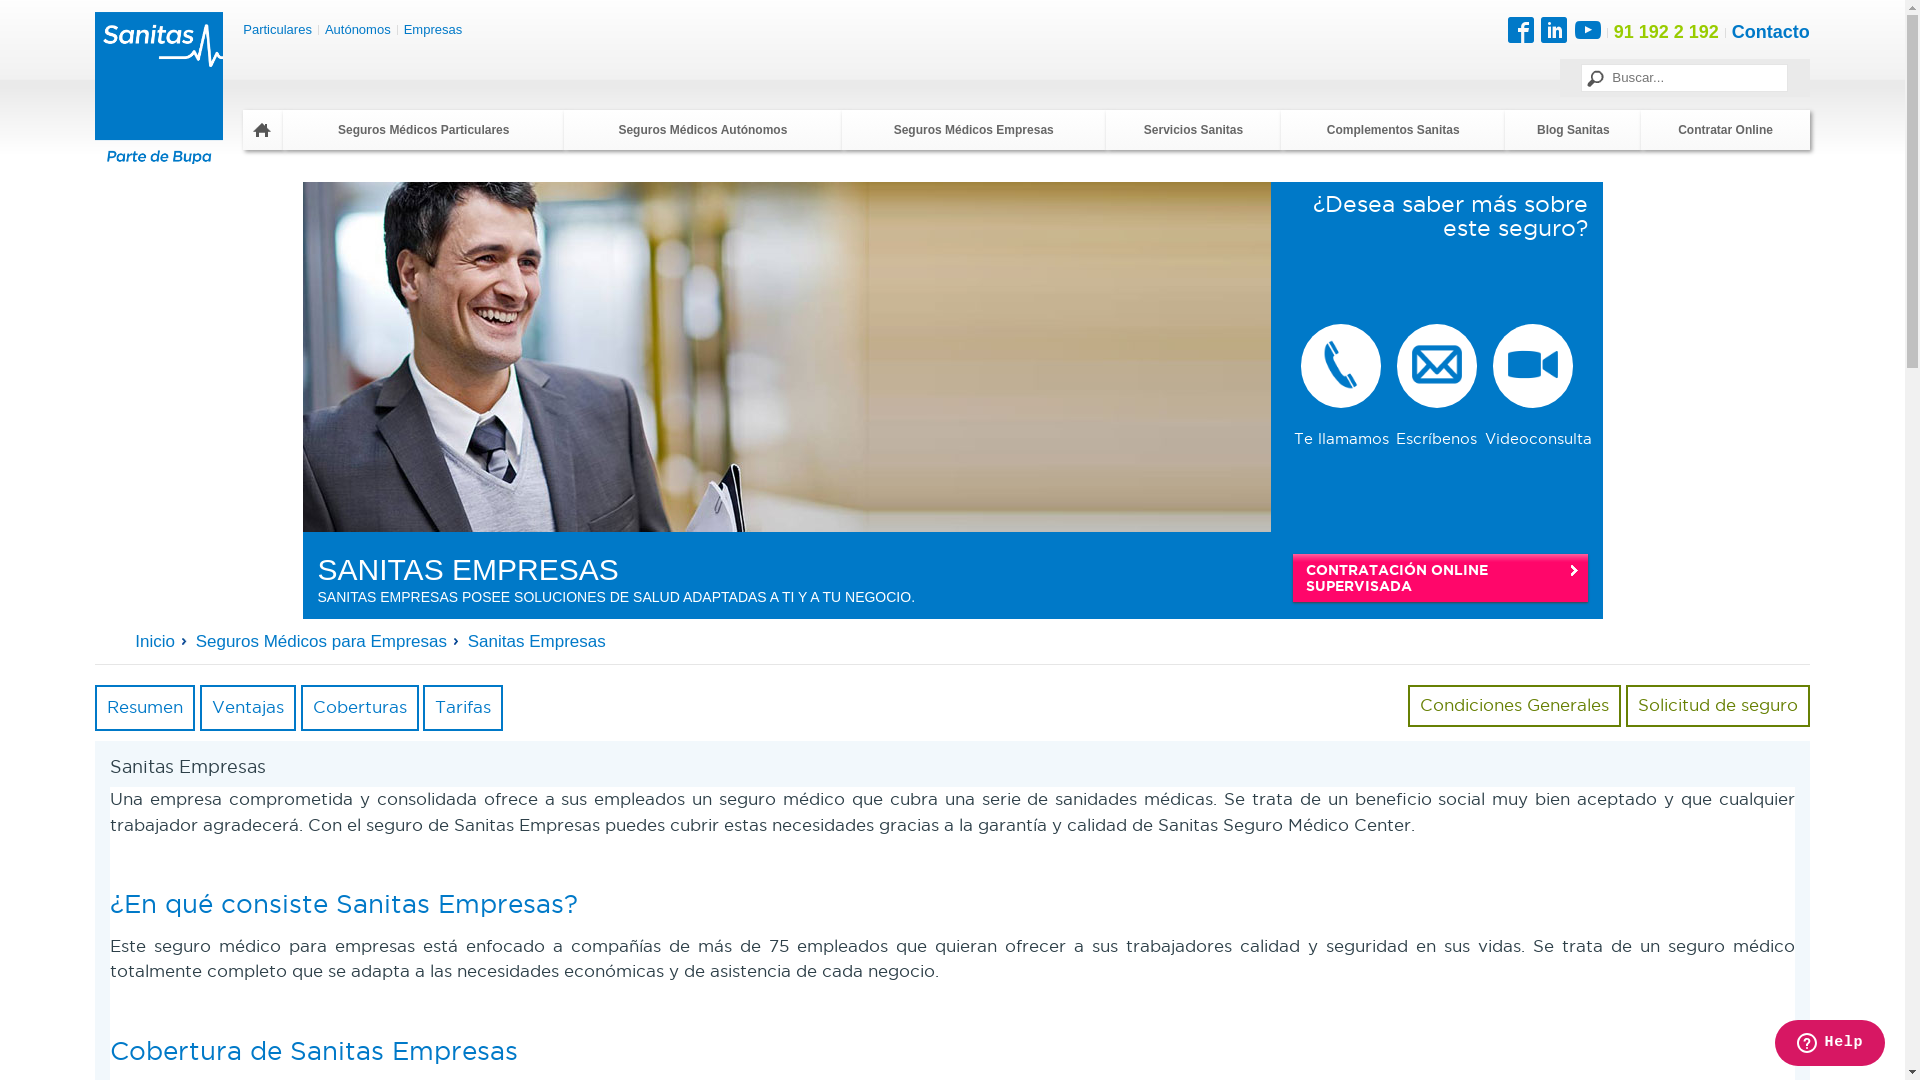  Describe the element at coordinates (1829, 1044) in the screenshot. I see `'Opens a widget where you can chat to one of our agents'` at that location.